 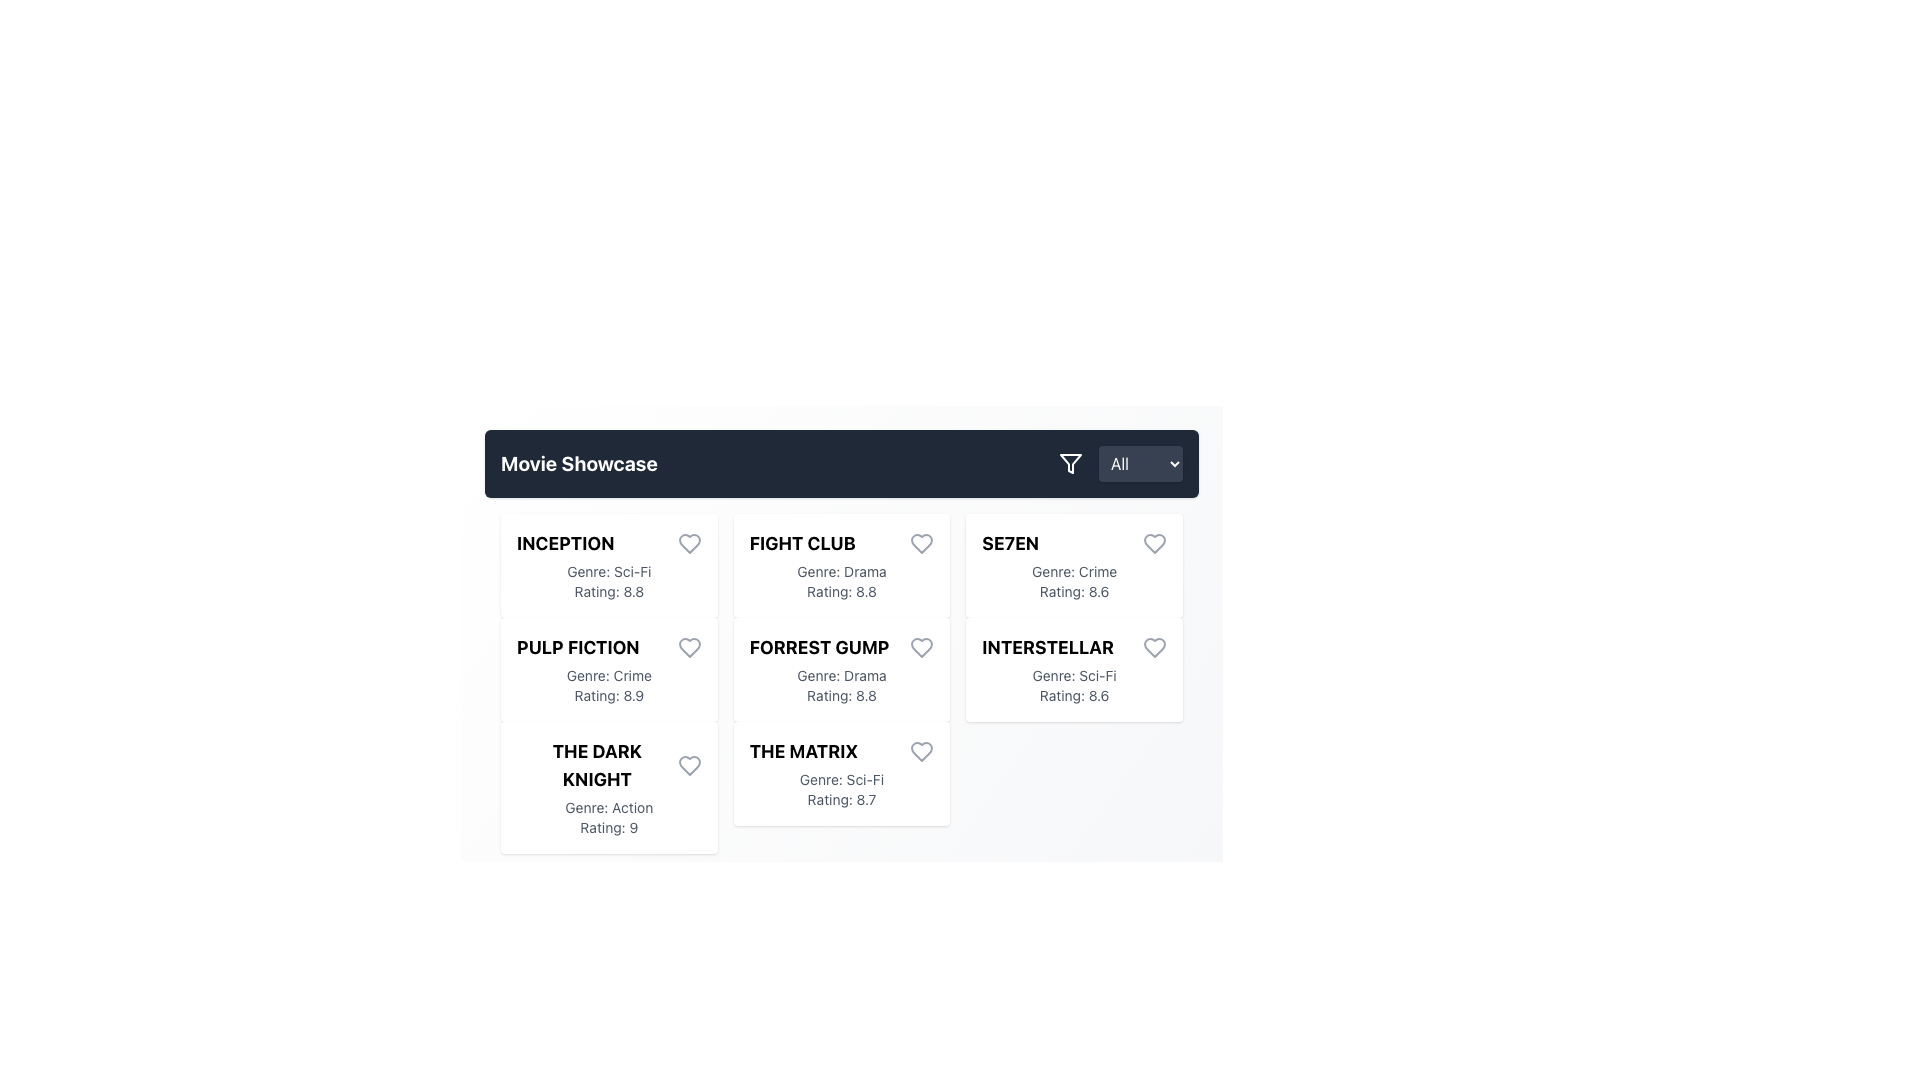 What do you see at coordinates (841, 685) in the screenshot?
I see `the text element displaying 'Genre: Drama Rating: 8.8', which is styled in gray and located beneath the title 'Forrest Gump' within its card` at bounding box center [841, 685].